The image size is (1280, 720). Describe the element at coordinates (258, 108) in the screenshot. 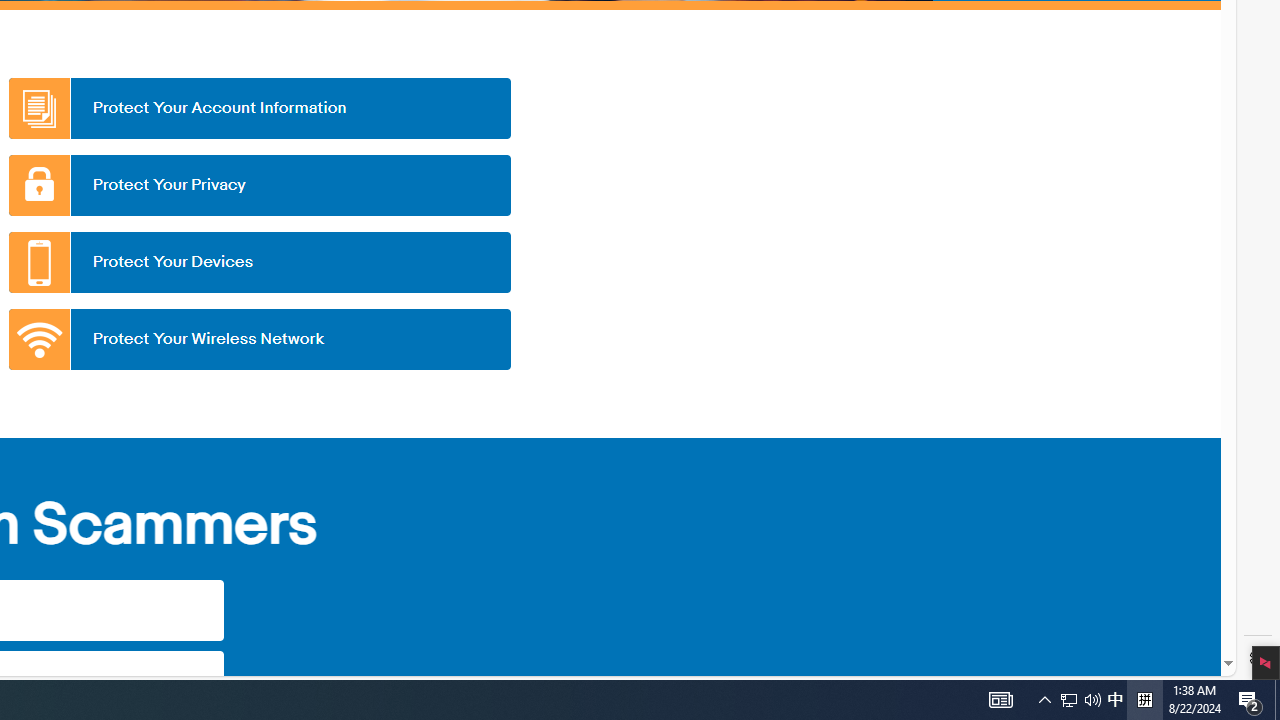

I see `'Protect Your Account Information'` at that location.